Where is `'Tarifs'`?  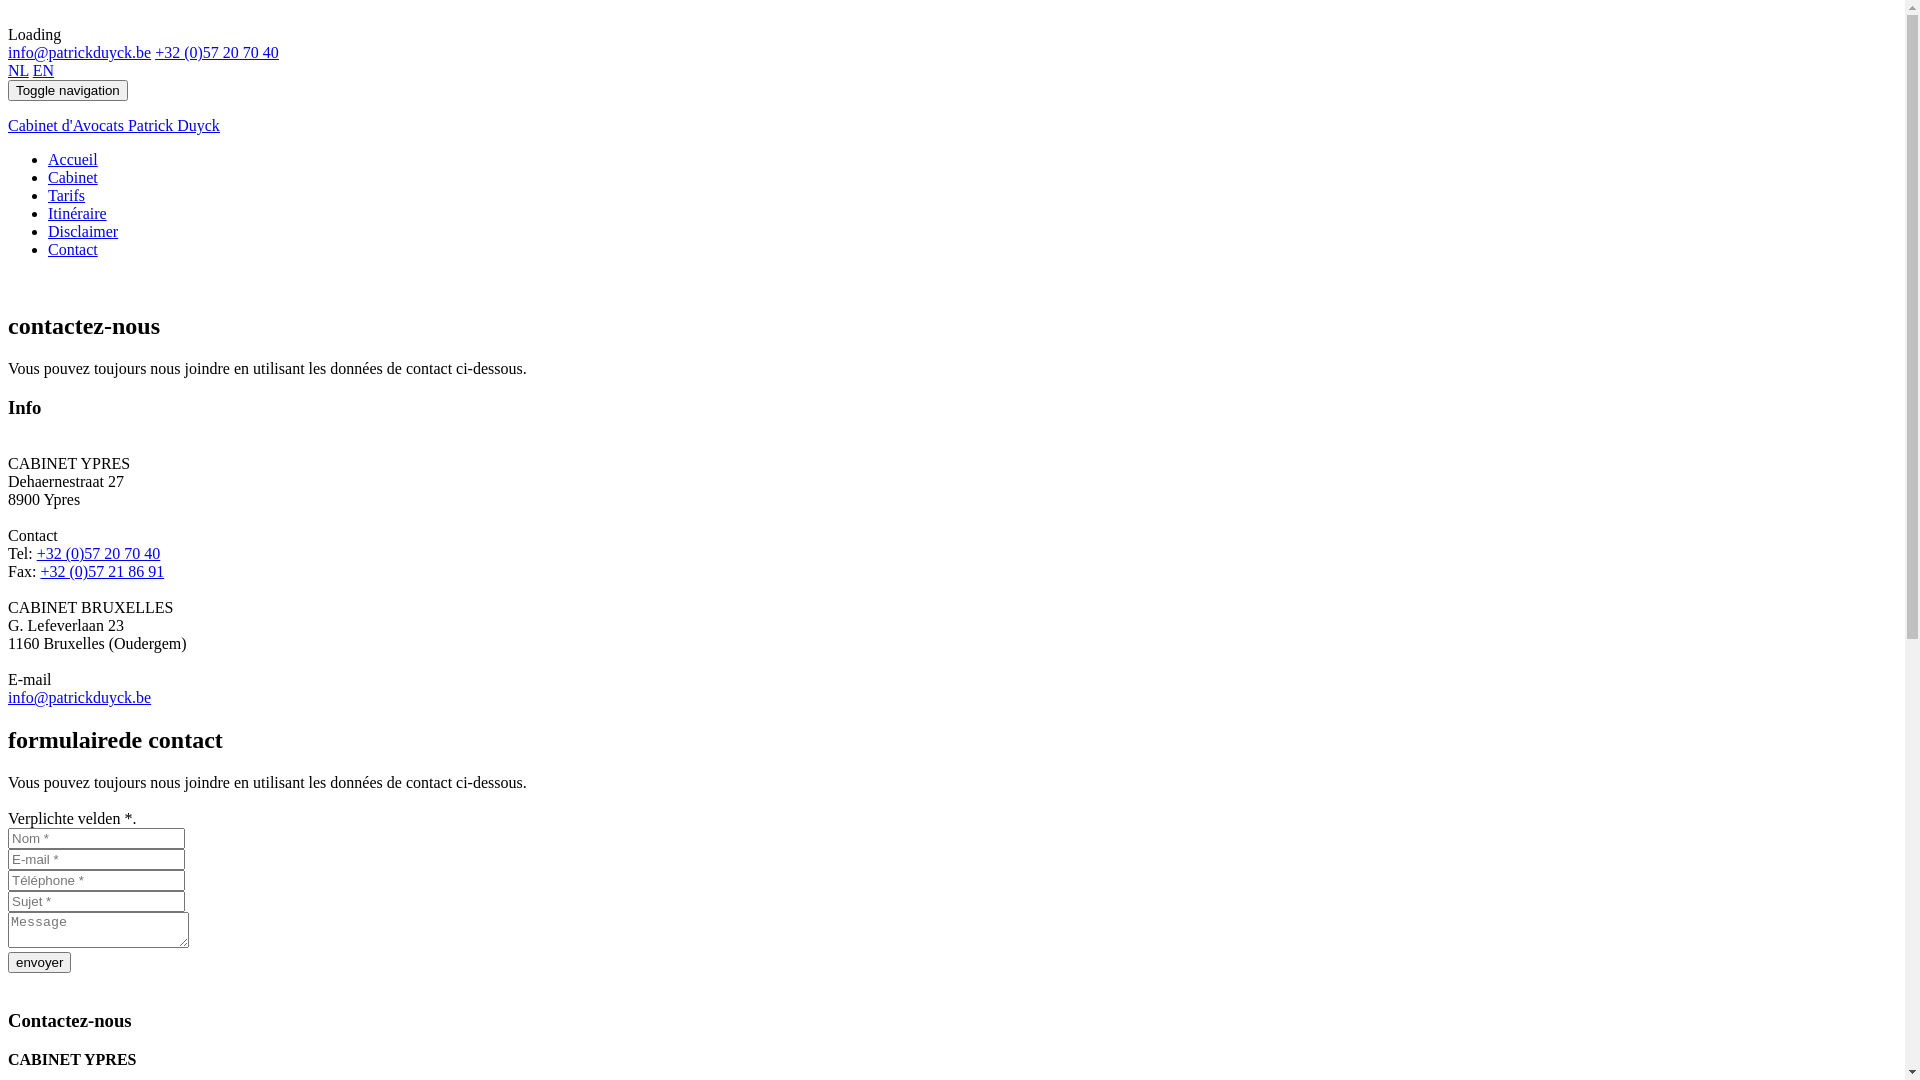
'Tarifs' is located at coordinates (66, 195).